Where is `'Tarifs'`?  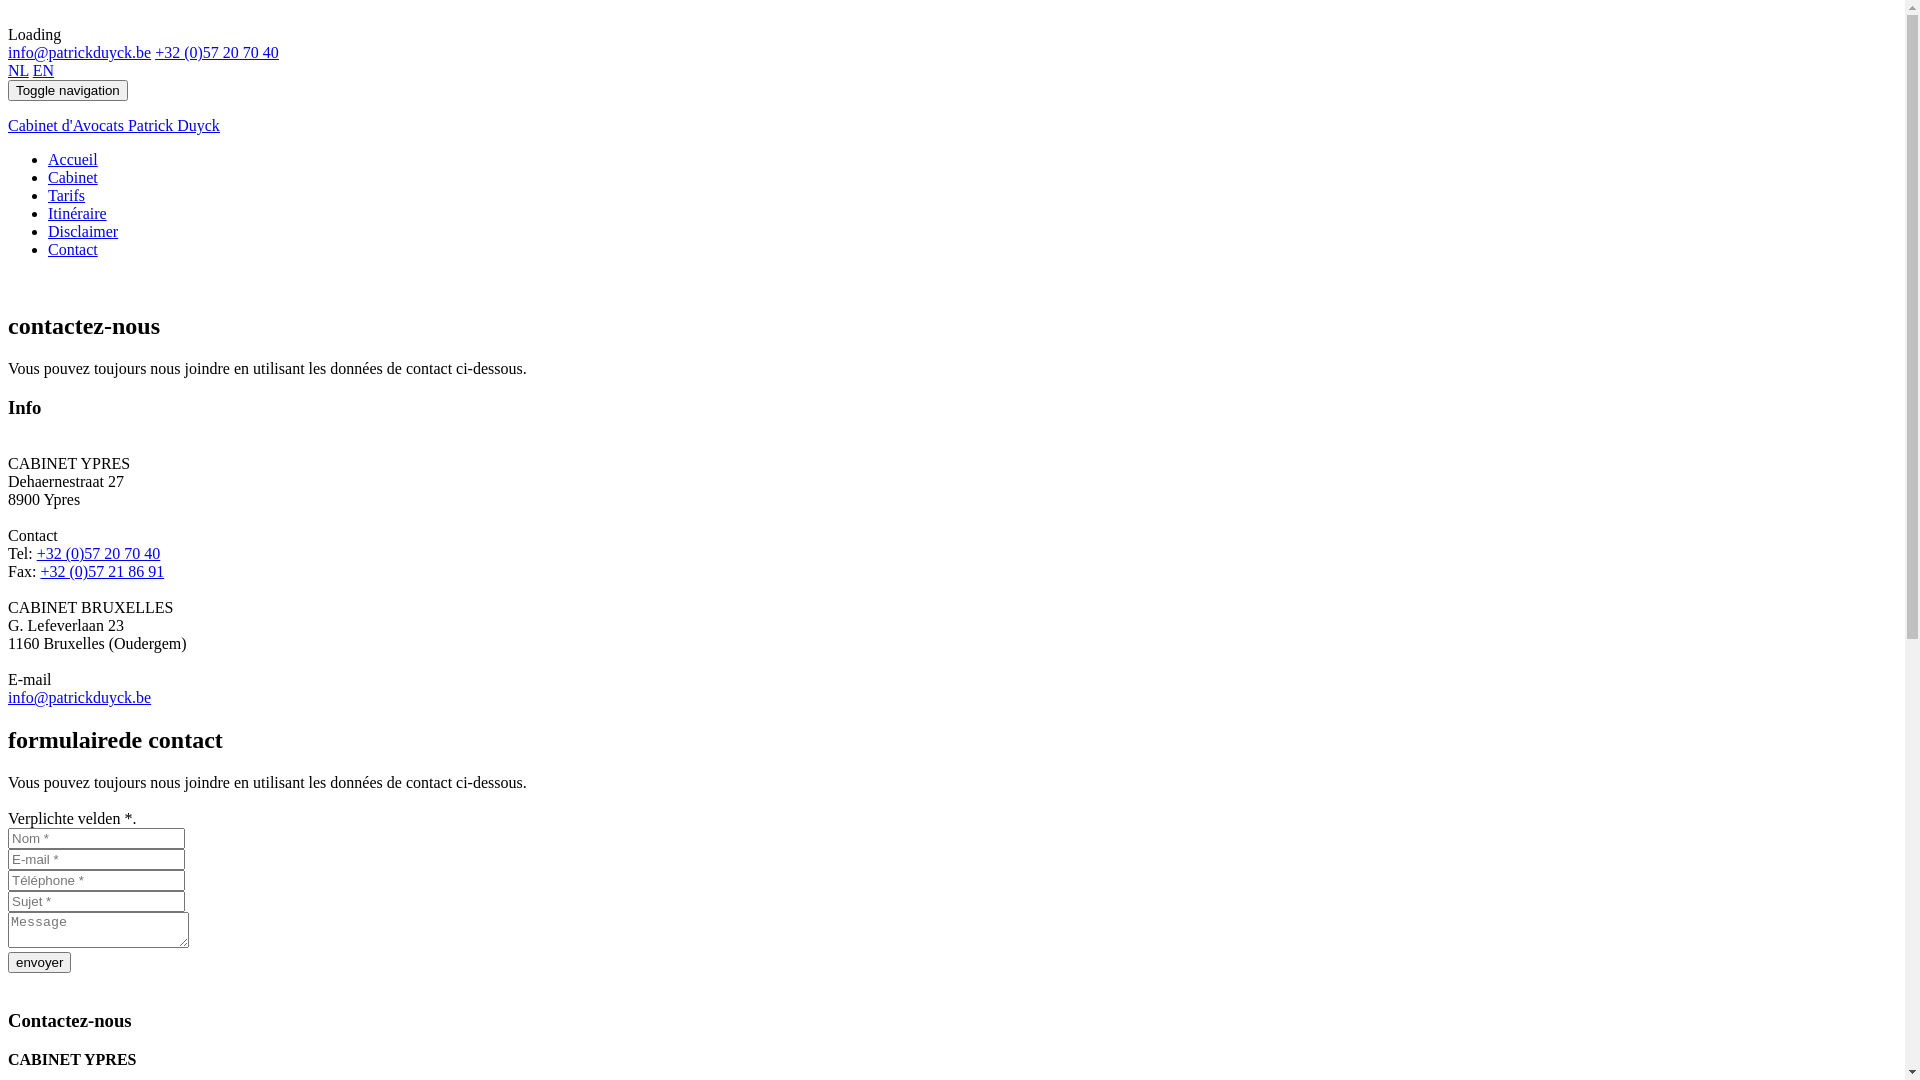
'Tarifs' is located at coordinates (66, 195).